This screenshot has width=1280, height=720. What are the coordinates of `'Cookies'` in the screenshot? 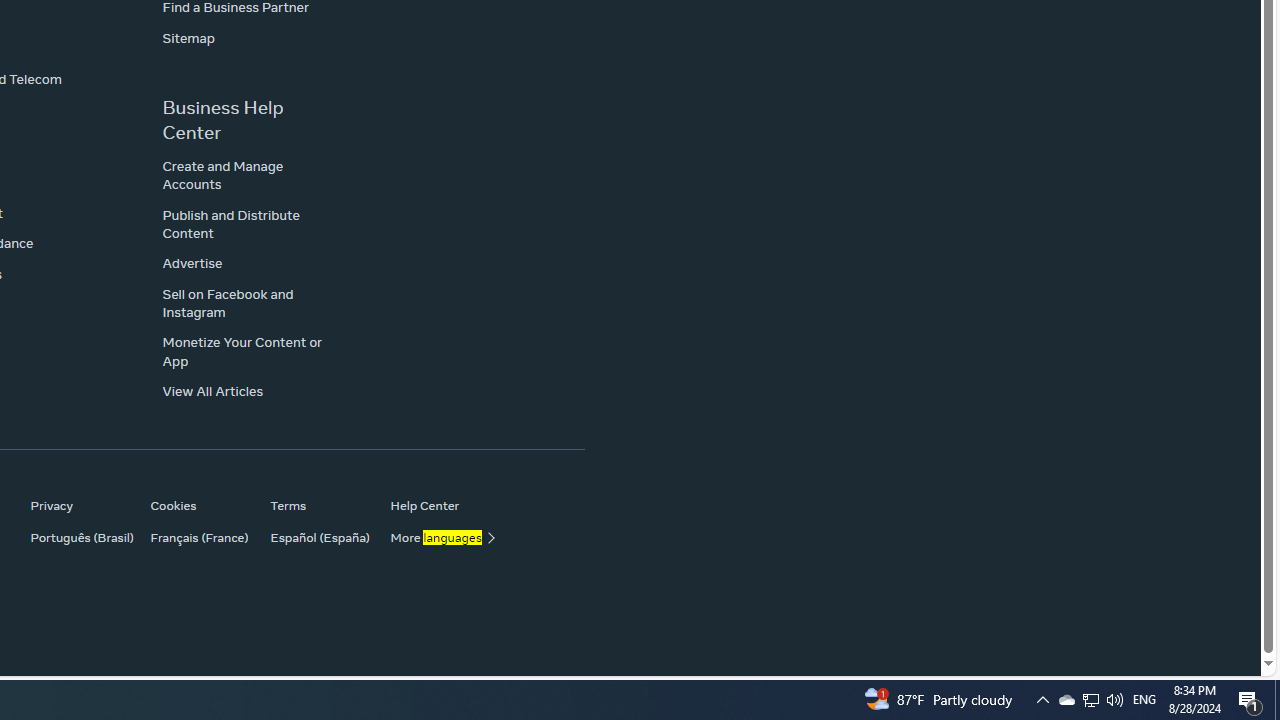 It's located at (200, 504).